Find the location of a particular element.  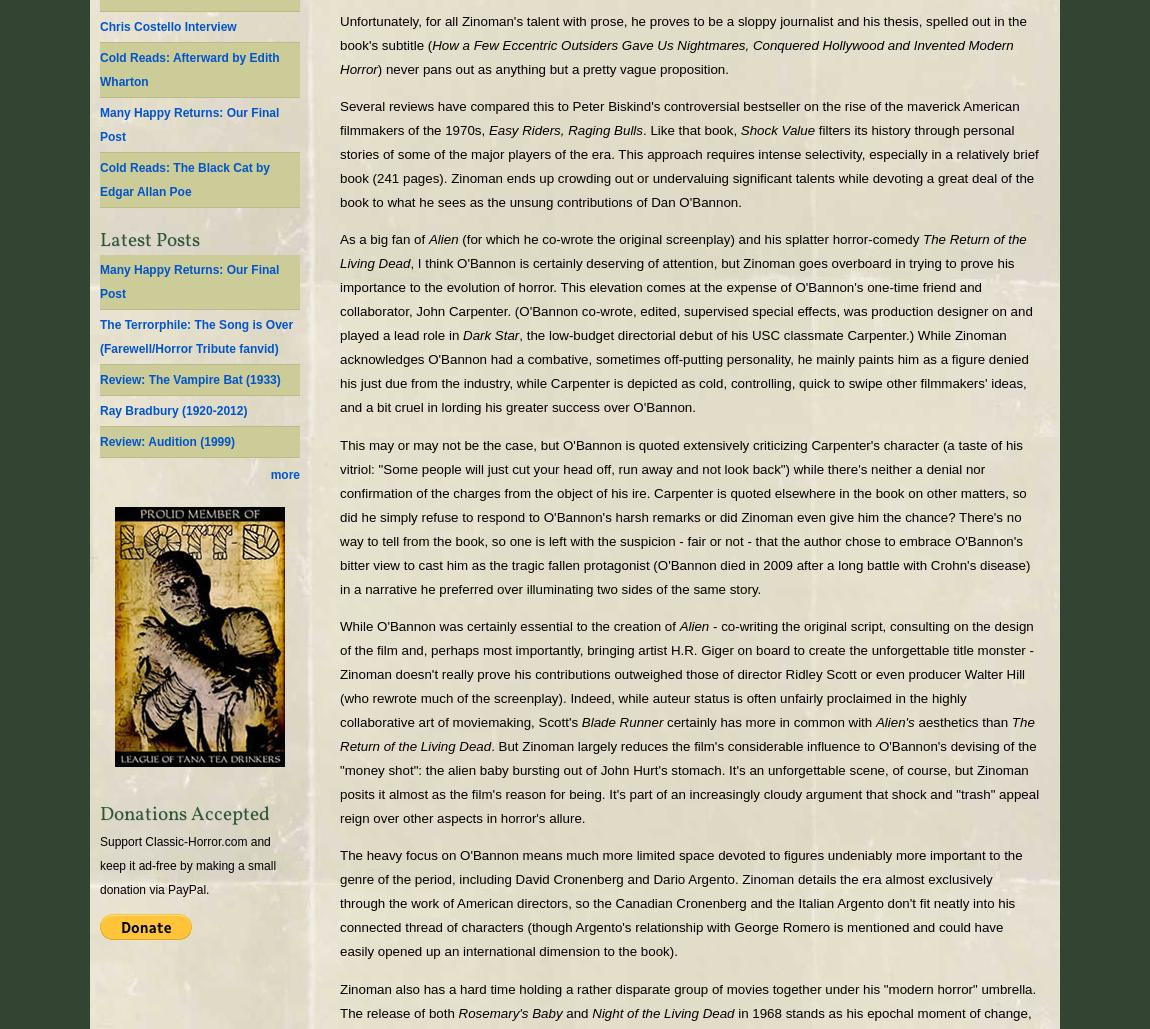

'Night
of the Living Dead' is located at coordinates (591, 1011).